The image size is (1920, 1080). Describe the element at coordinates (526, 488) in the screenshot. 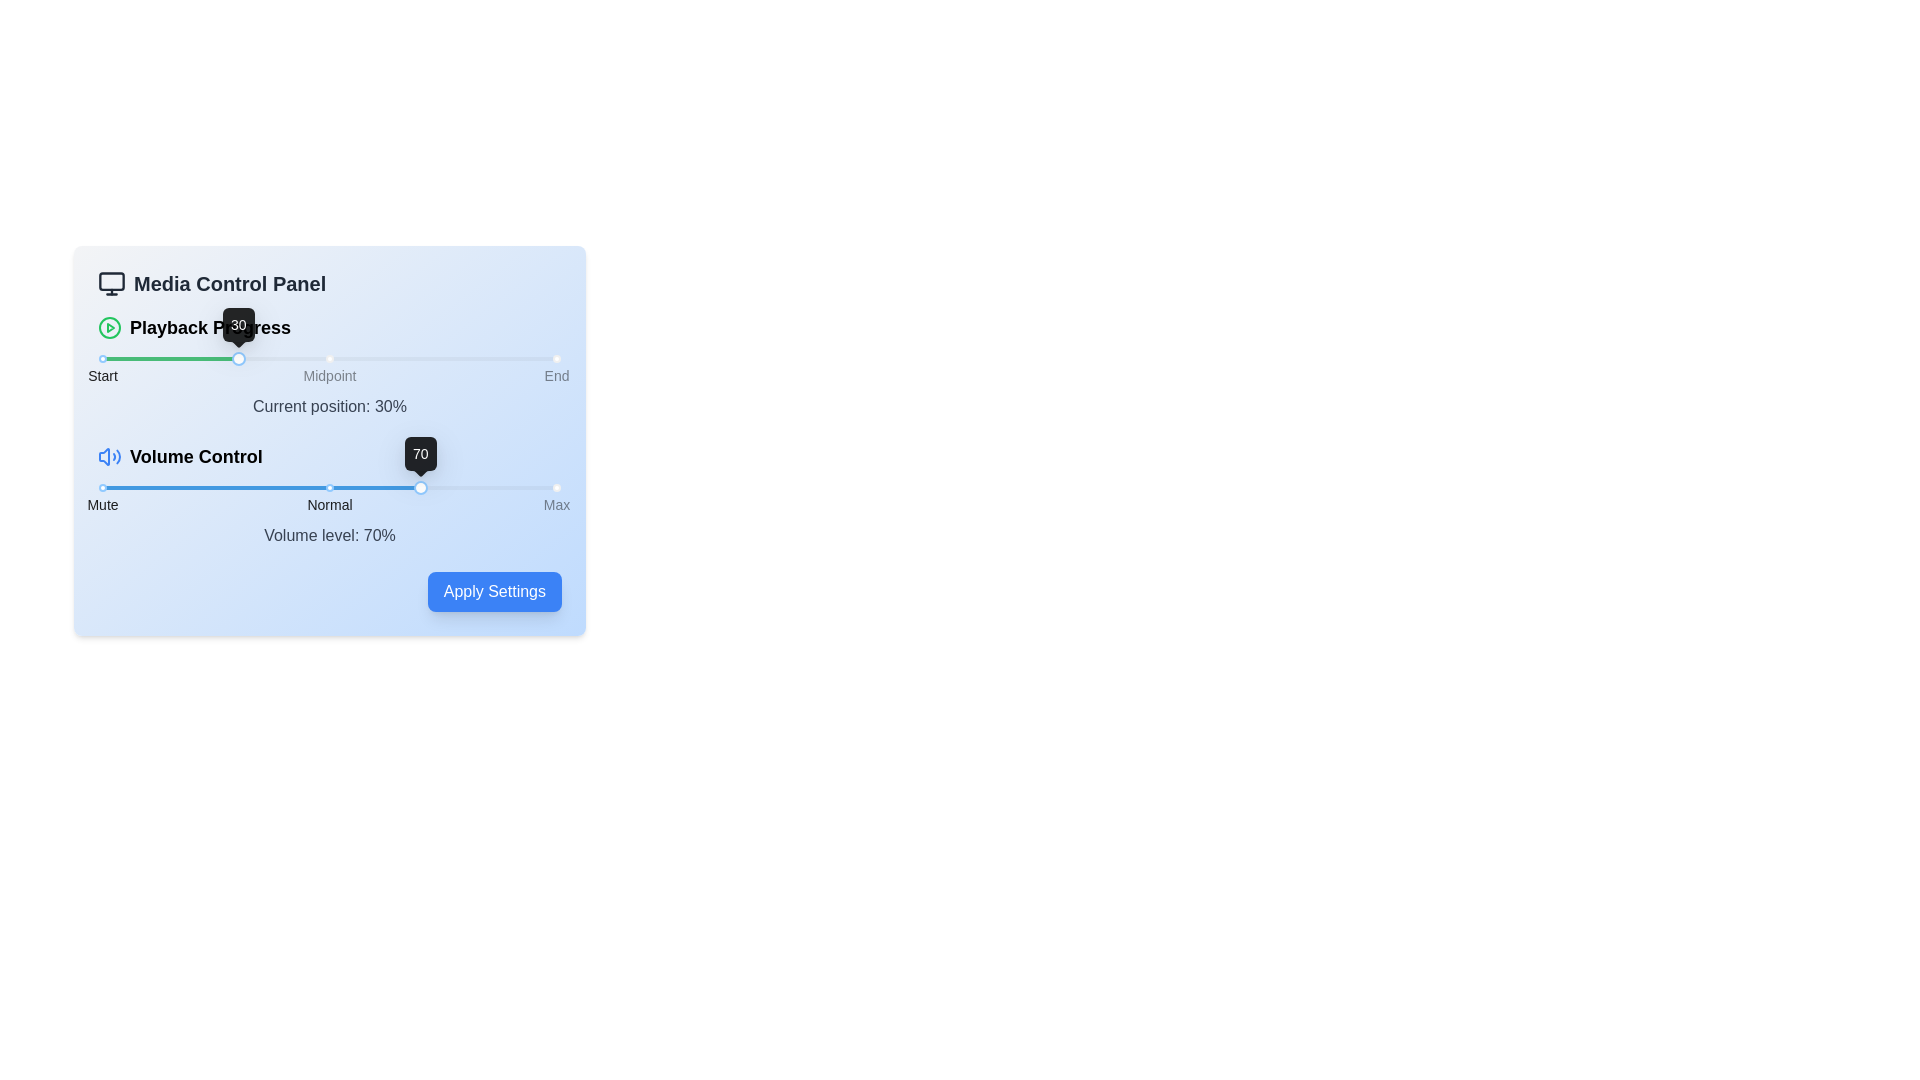

I see `the volume` at that location.